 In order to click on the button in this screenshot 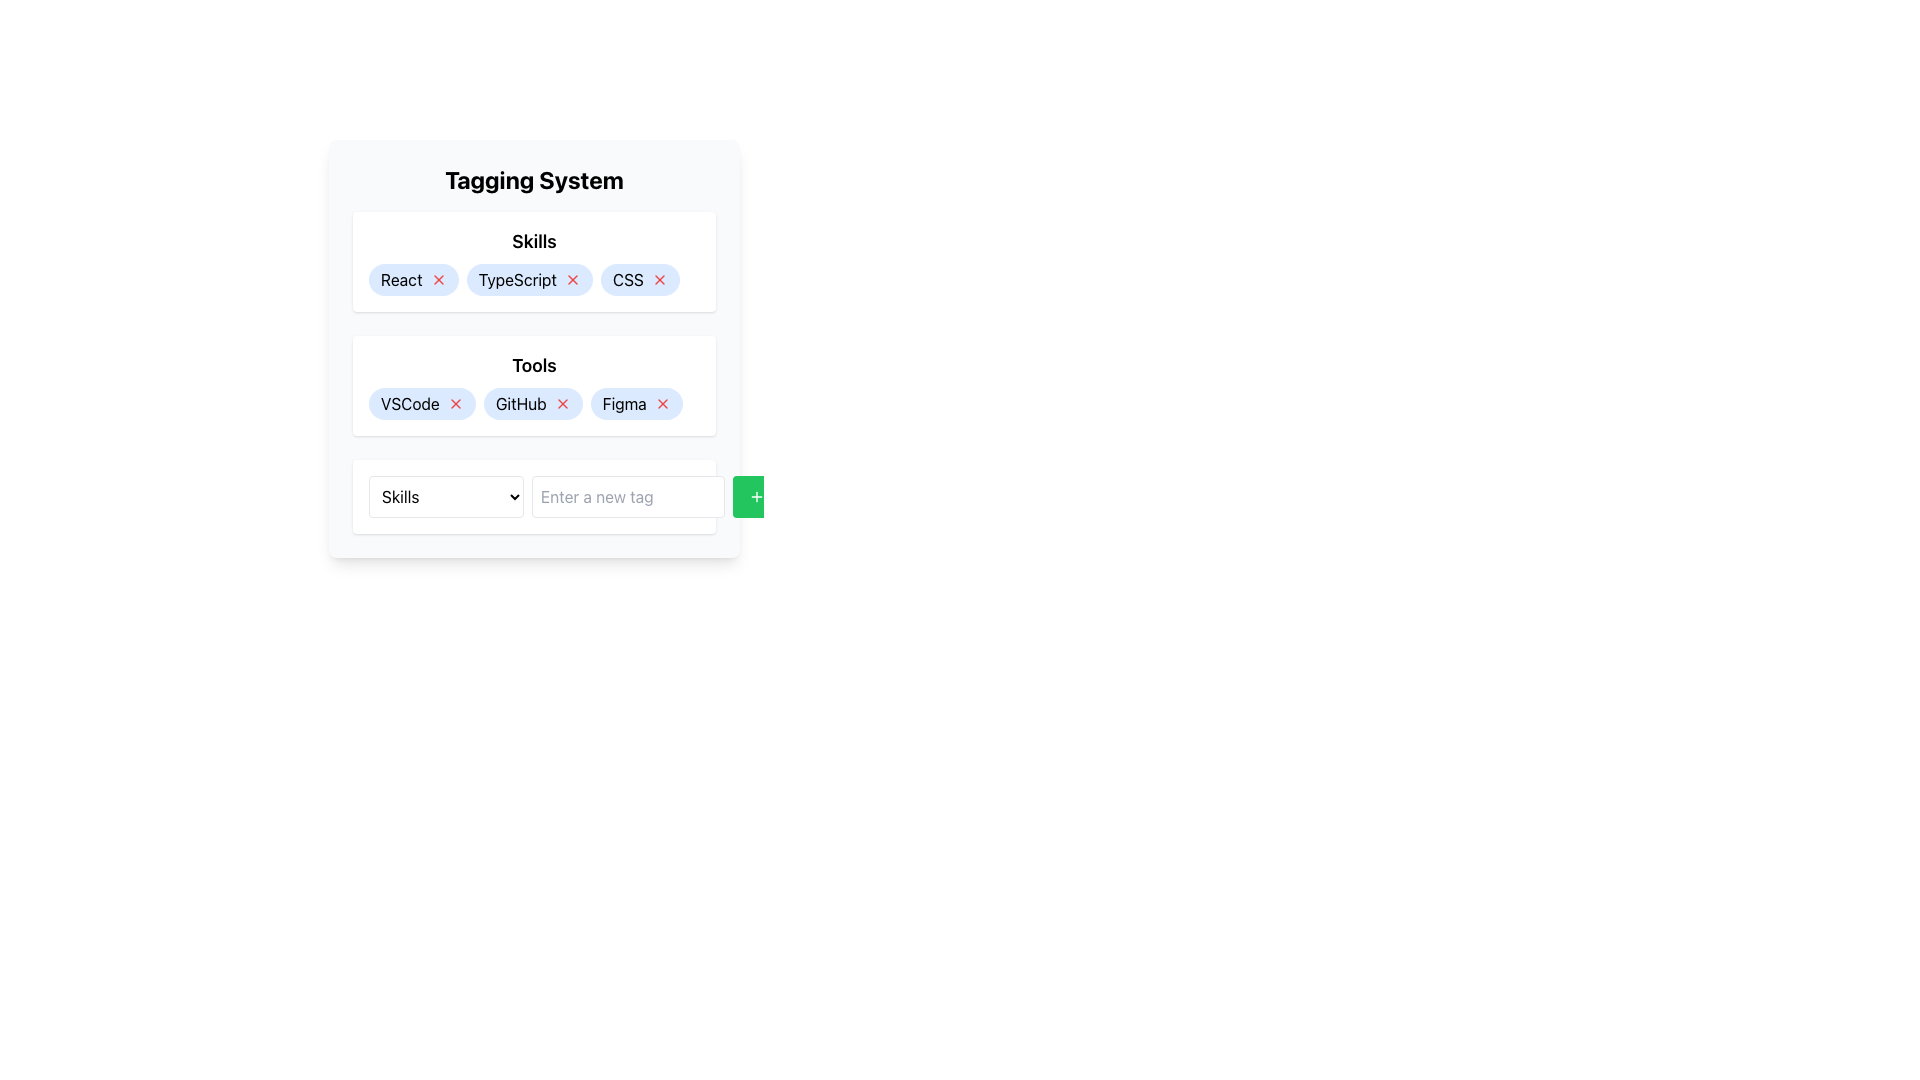, I will do `click(659, 280)`.